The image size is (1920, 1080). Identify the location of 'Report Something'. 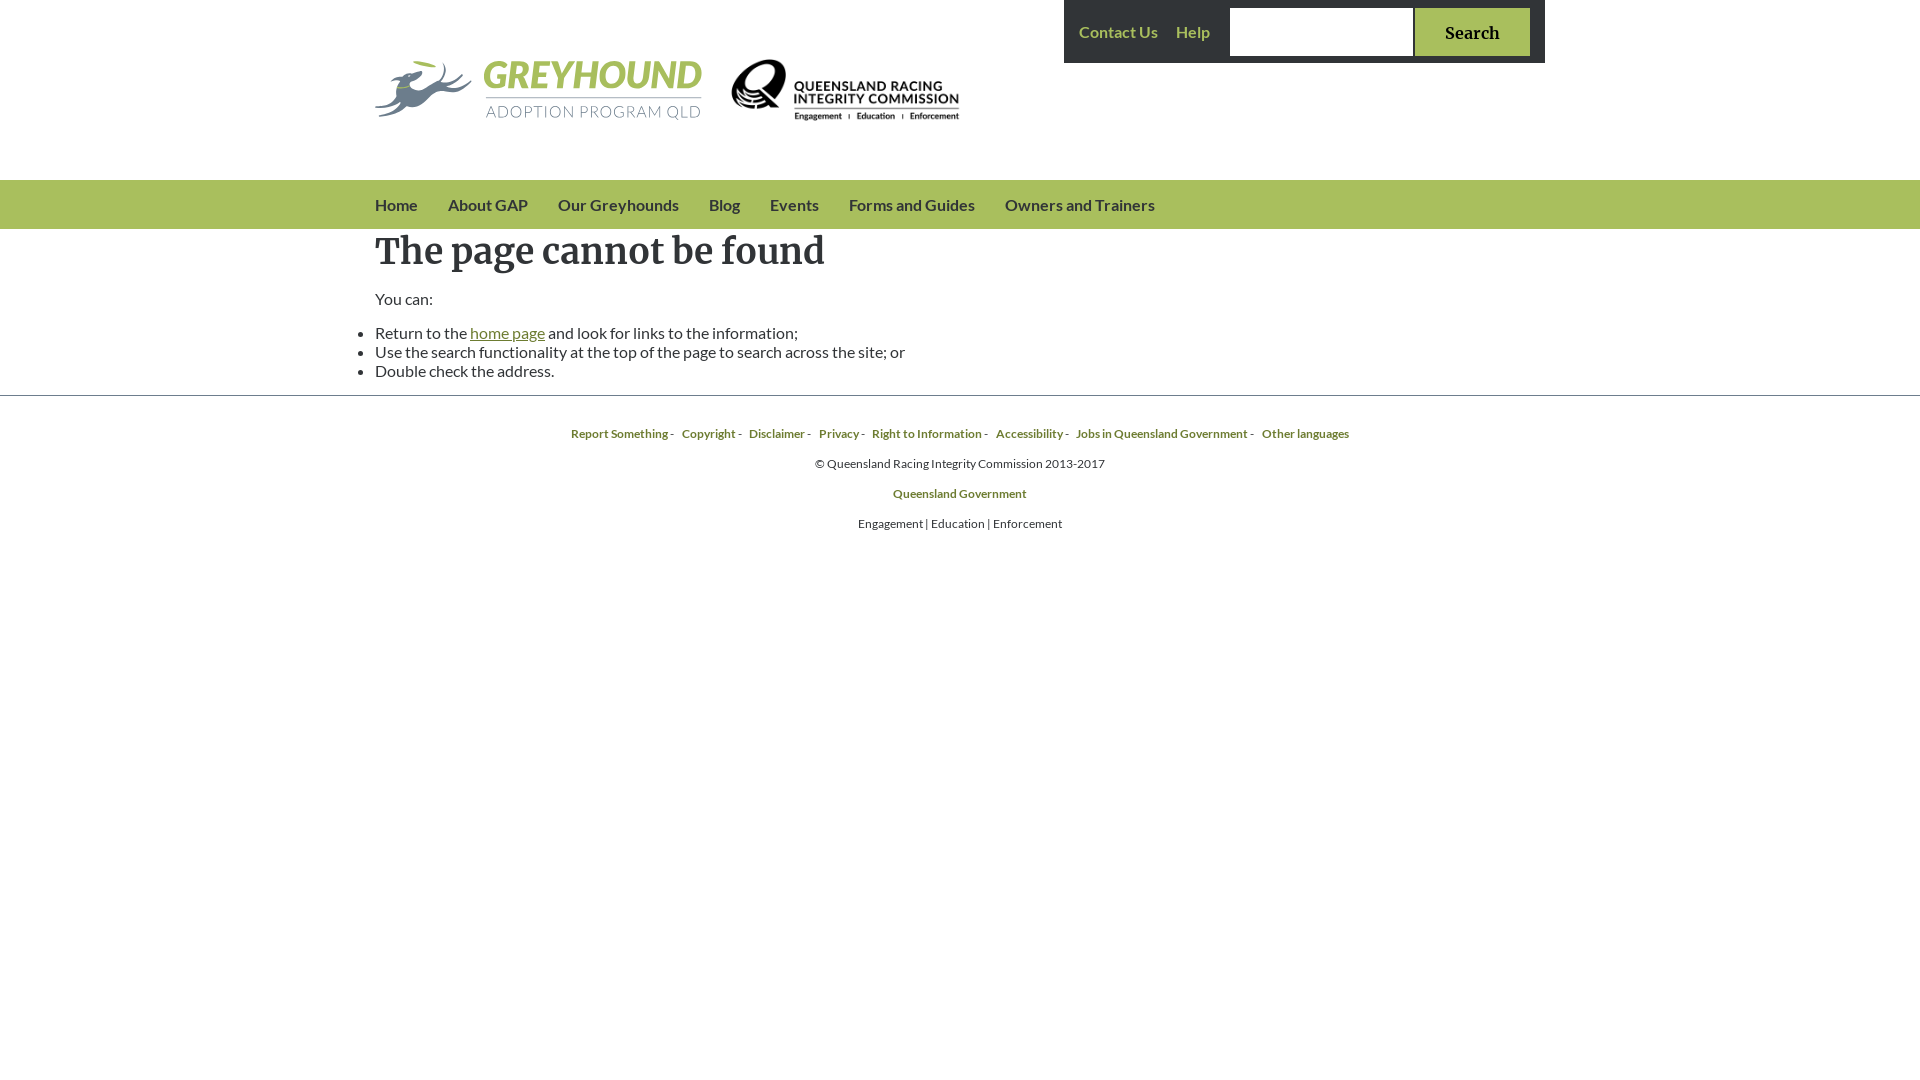
(618, 432).